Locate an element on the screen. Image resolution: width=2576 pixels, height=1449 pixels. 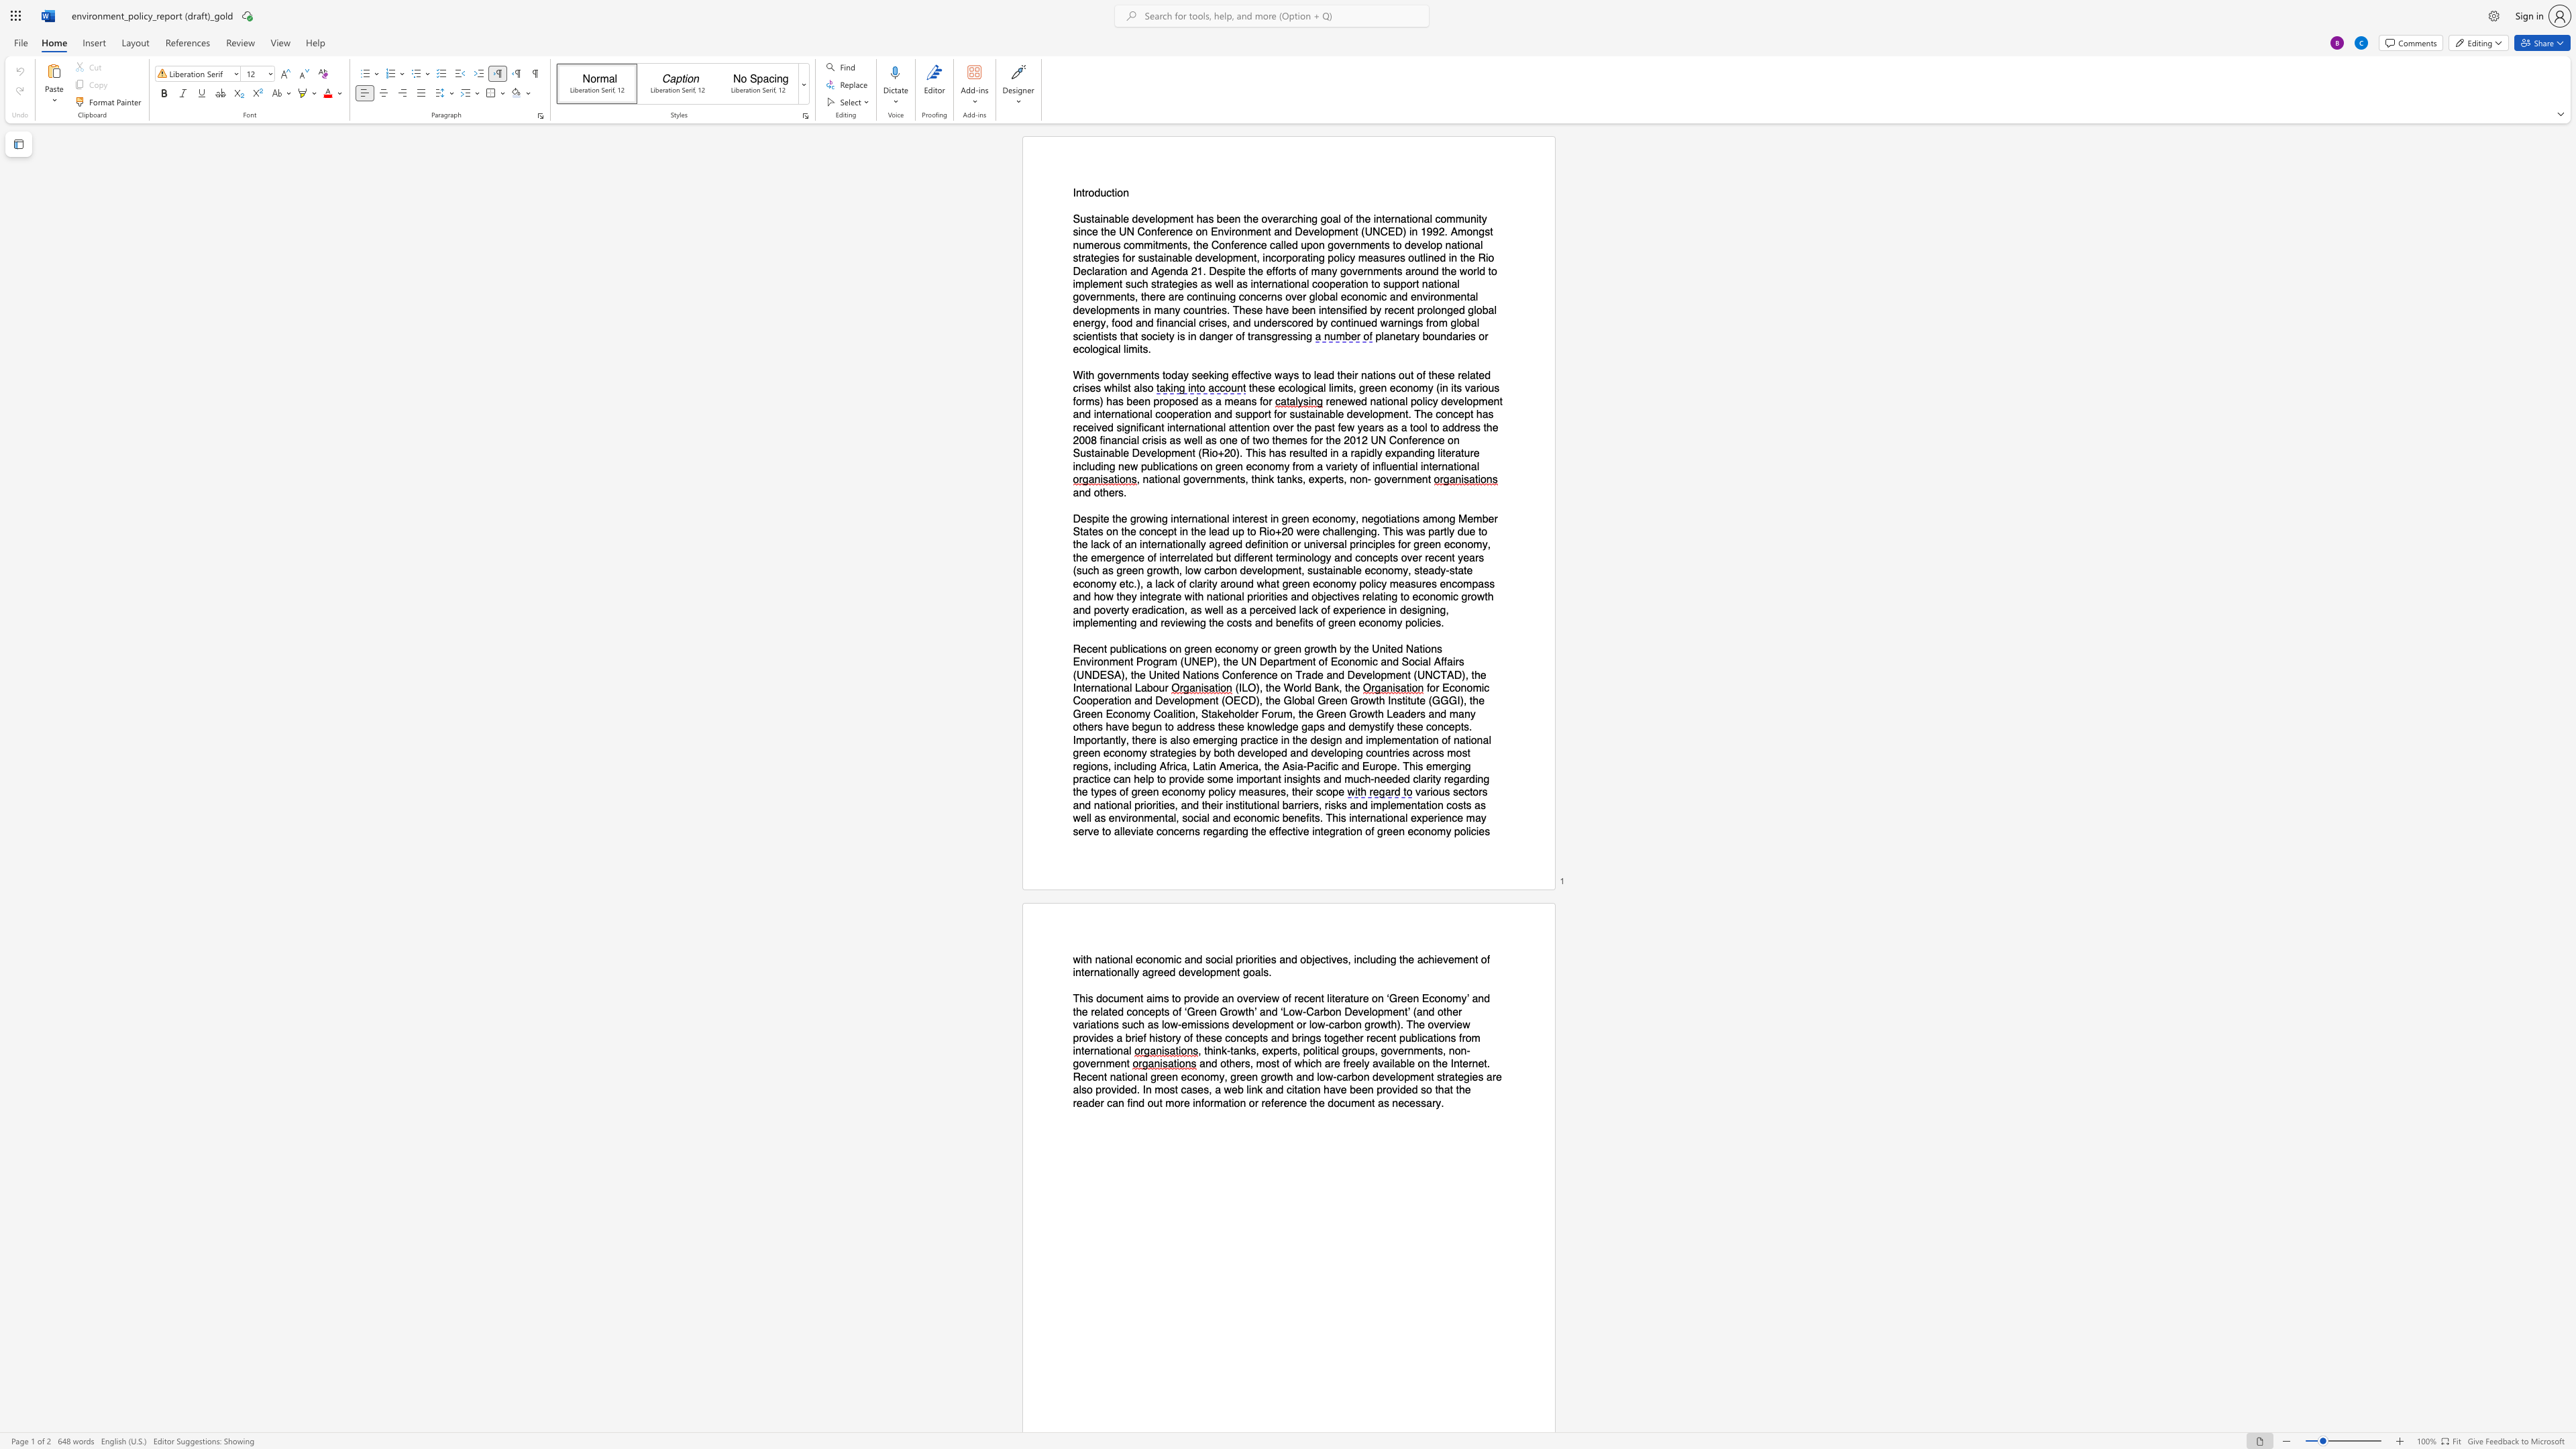
the subset text "), the W" within the text "(ILO), the World Bank, the" is located at coordinates (1254, 688).